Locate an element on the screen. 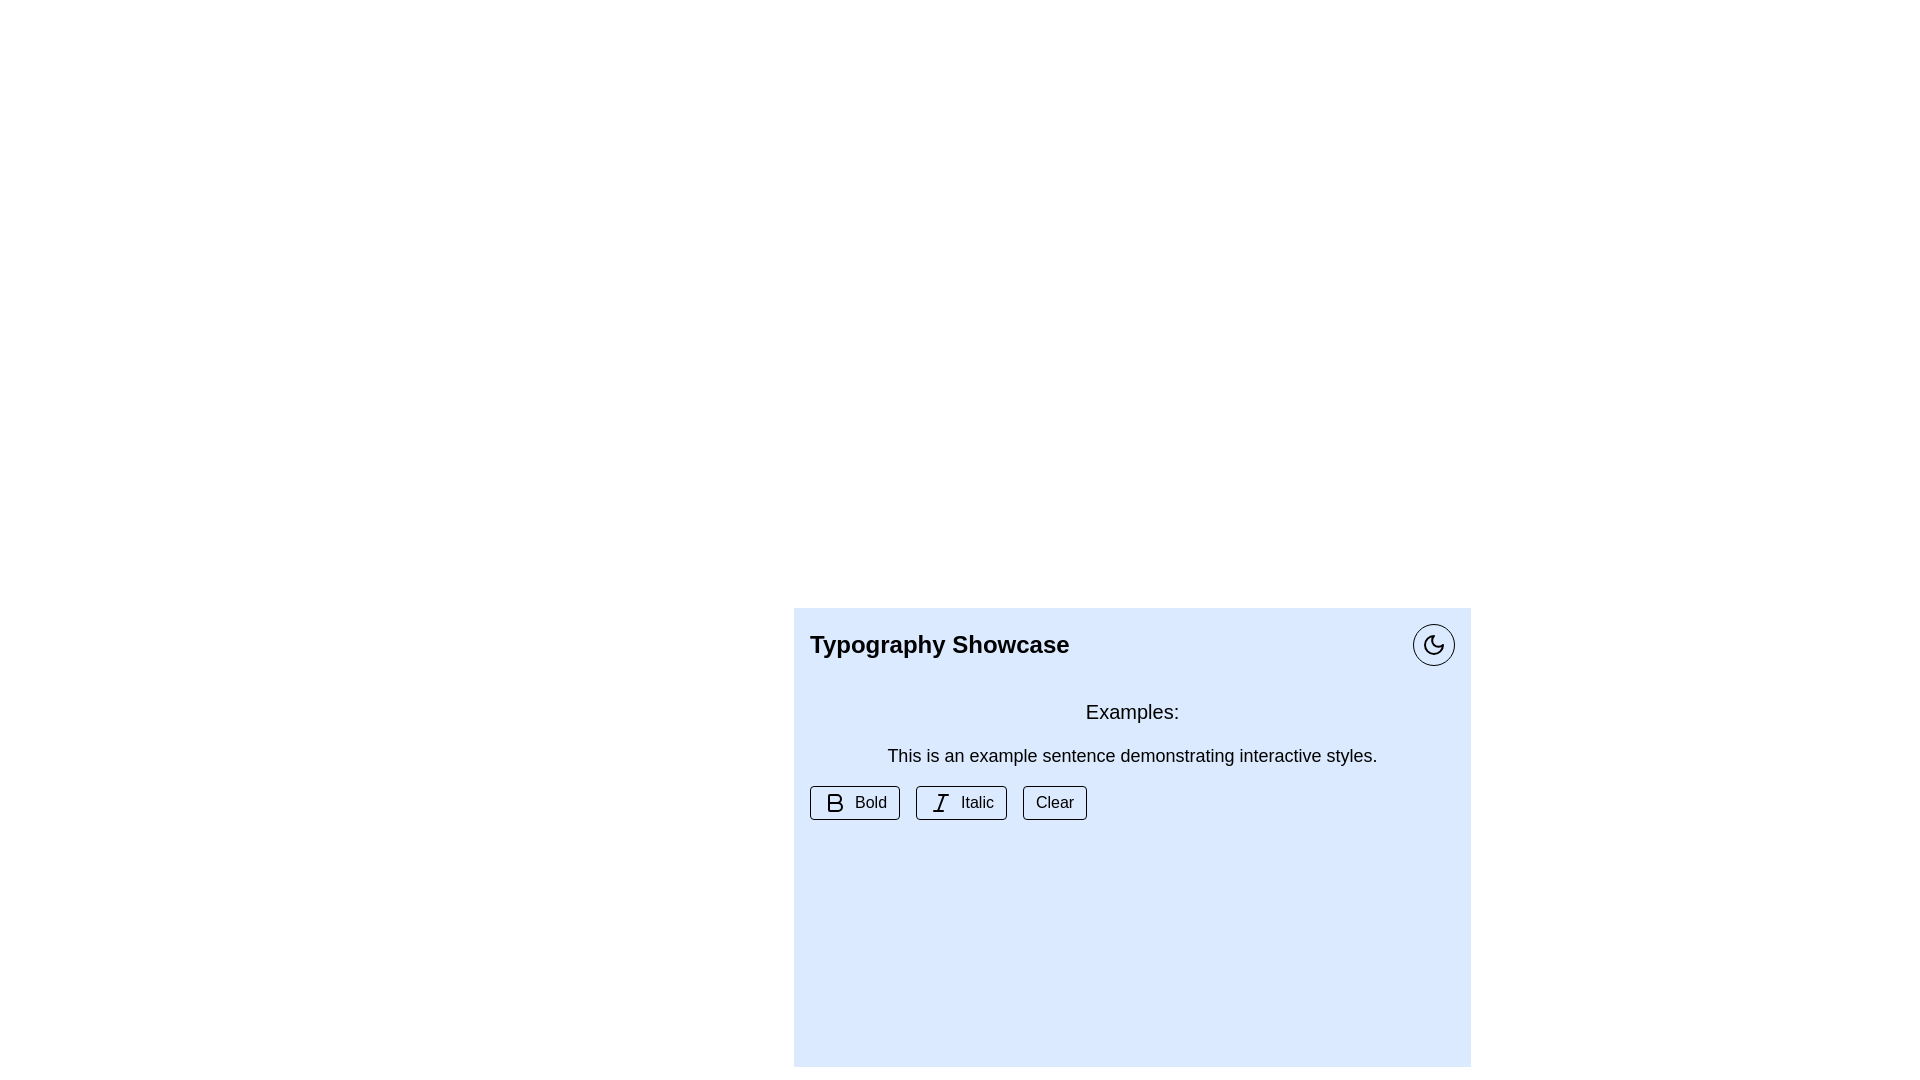  the circular button with a crescent moon icon located at the top-right corner of the header section containing 'Typography Showcase' is located at coordinates (1433, 644).